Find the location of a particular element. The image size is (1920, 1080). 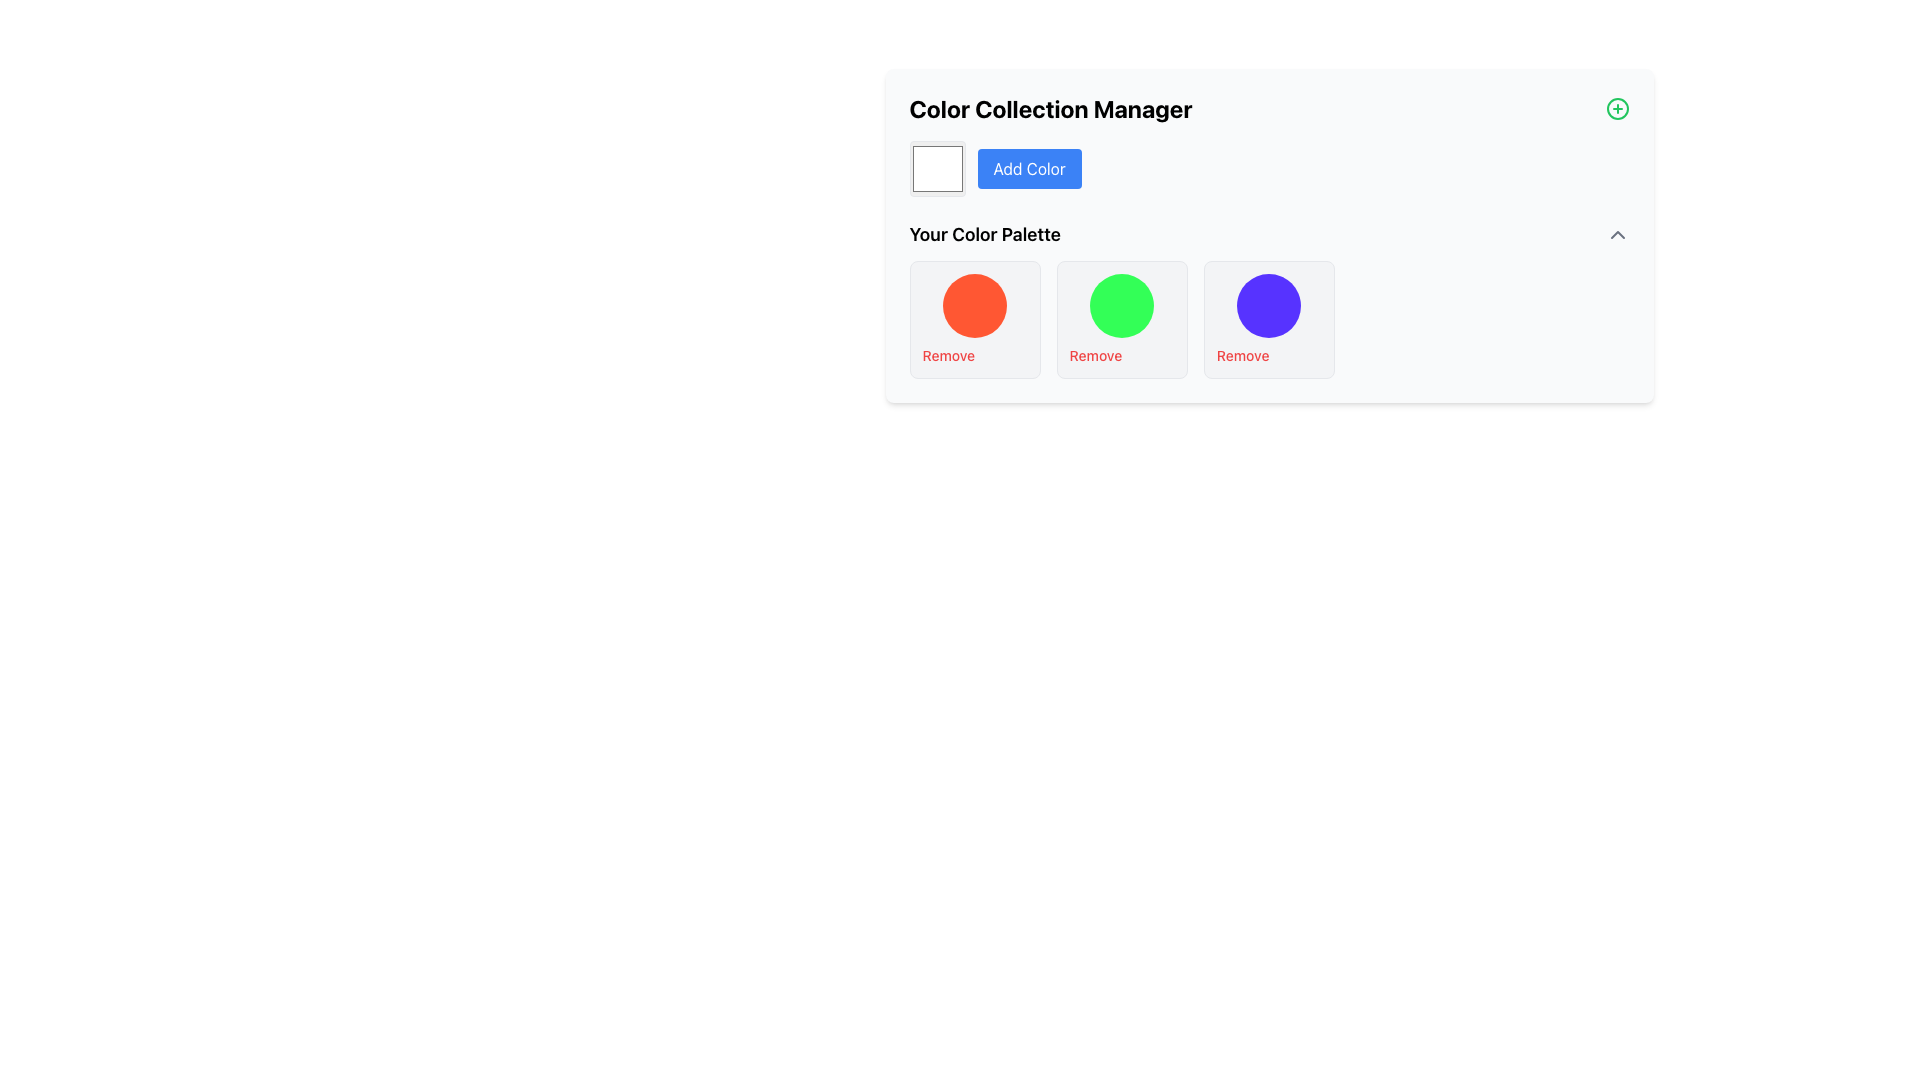

the 'Remove' button located below the green color card in the 'Your Color Palette' section is located at coordinates (1094, 354).